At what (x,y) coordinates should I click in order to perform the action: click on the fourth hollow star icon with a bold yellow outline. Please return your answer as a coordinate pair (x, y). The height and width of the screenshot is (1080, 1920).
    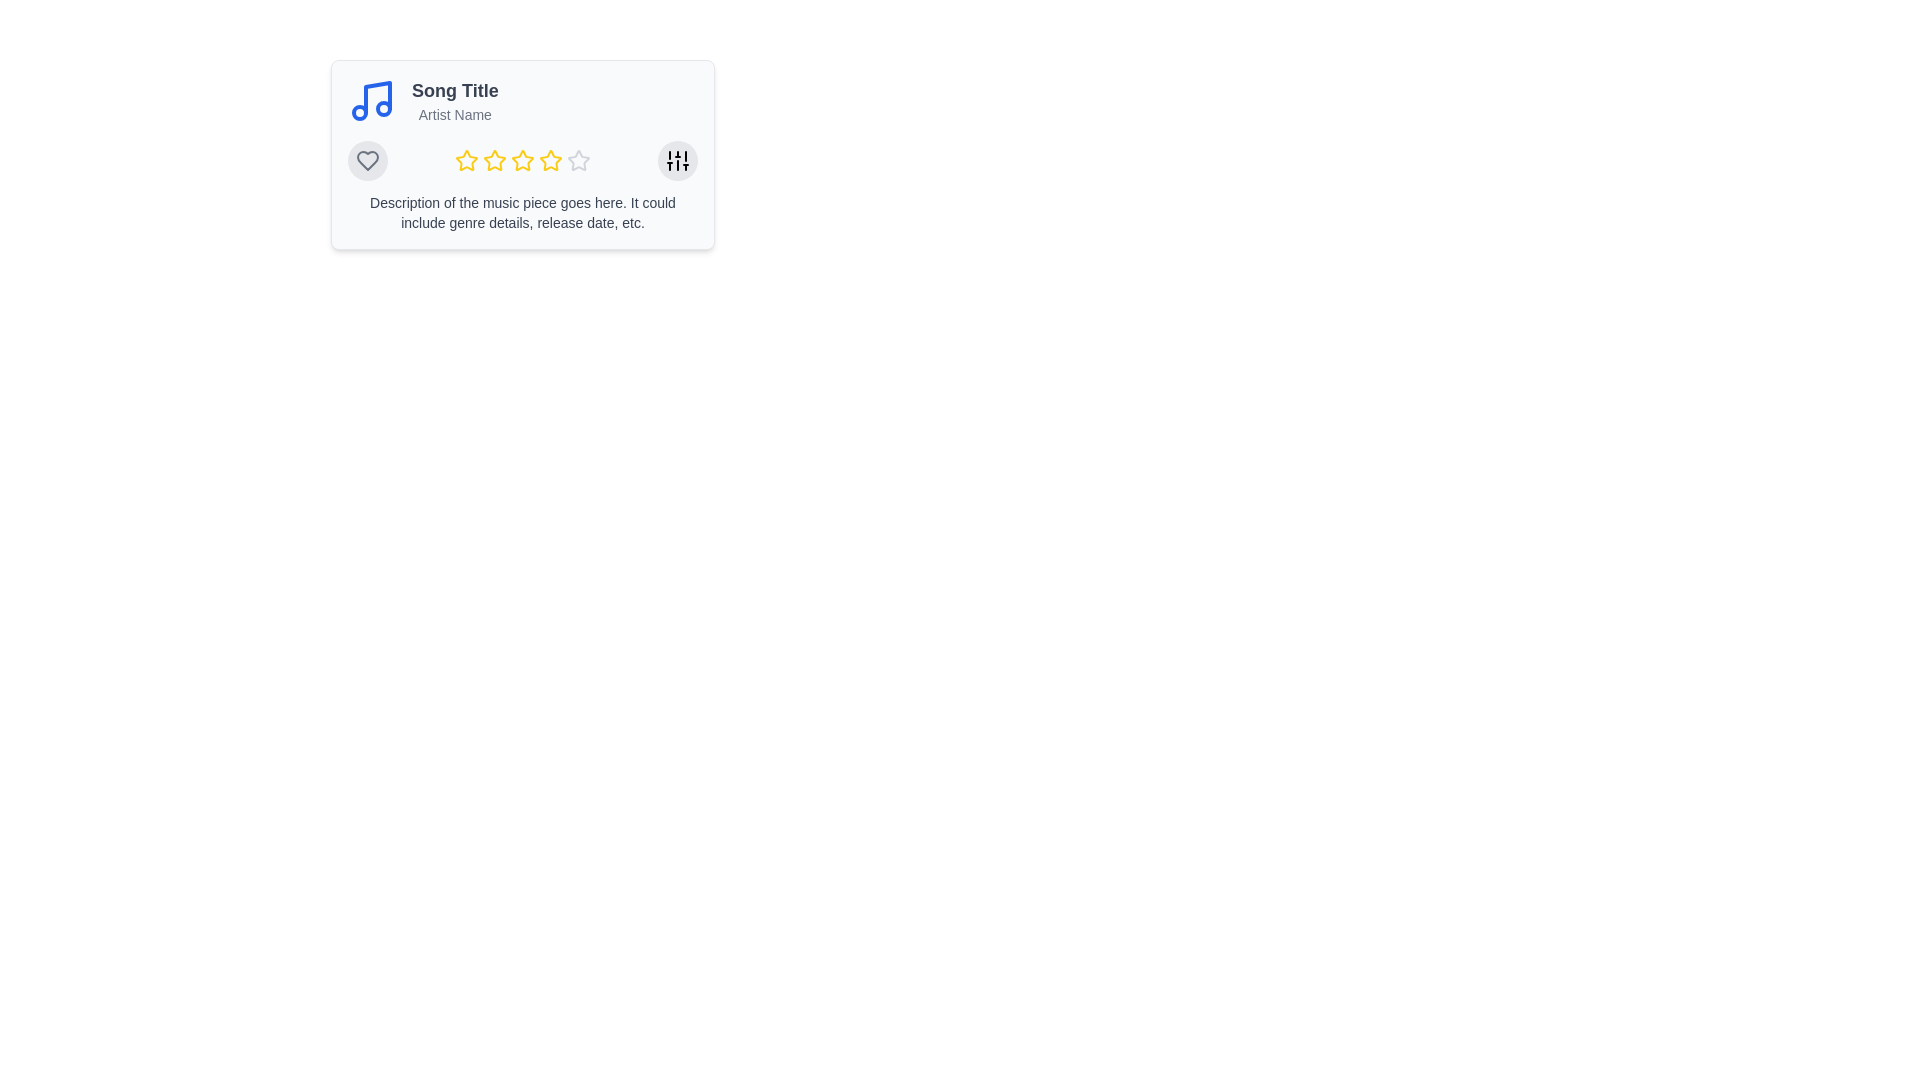
    Looking at the image, I should click on (551, 159).